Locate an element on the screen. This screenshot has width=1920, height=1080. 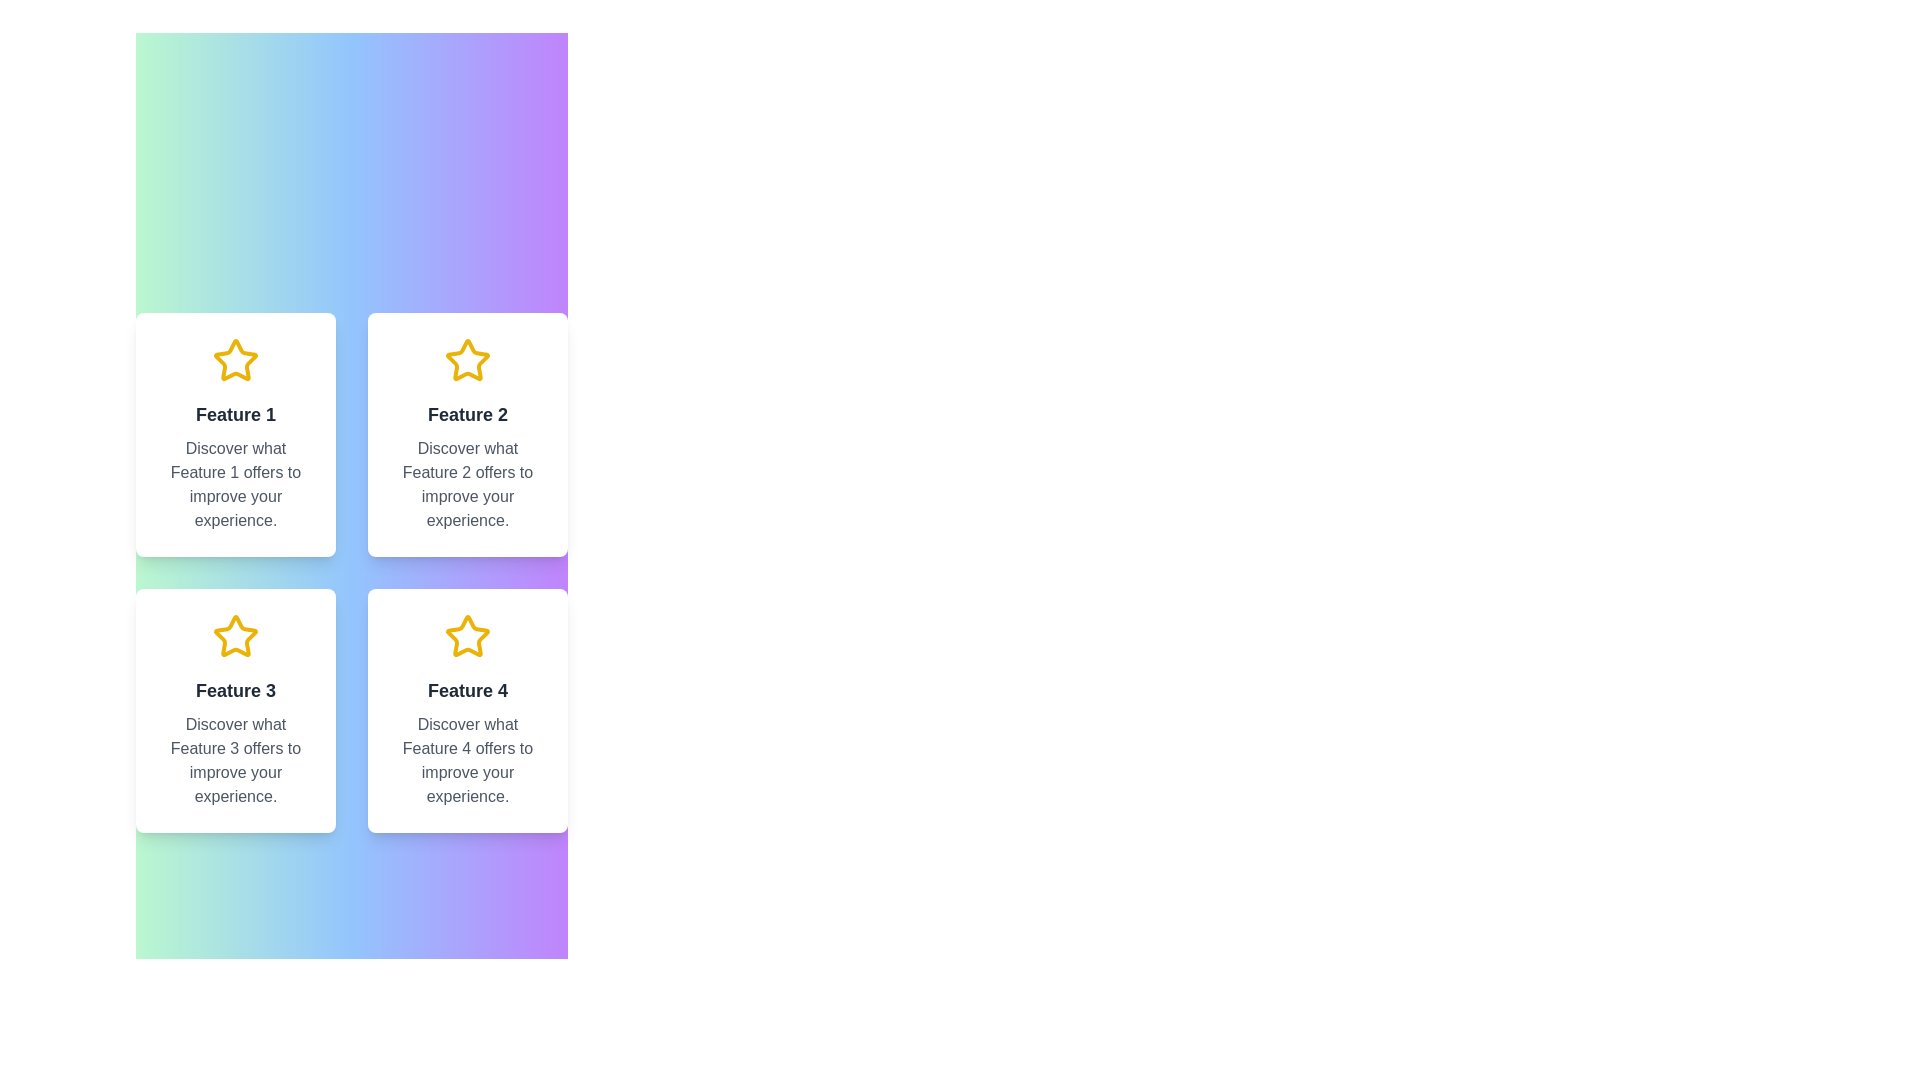
the Informational card titled 'Feature 2', which is the second card in a 2x2 grid layout, located in the top right position and features a yellow star icon and a bold heading is located at coordinates (466, 434).